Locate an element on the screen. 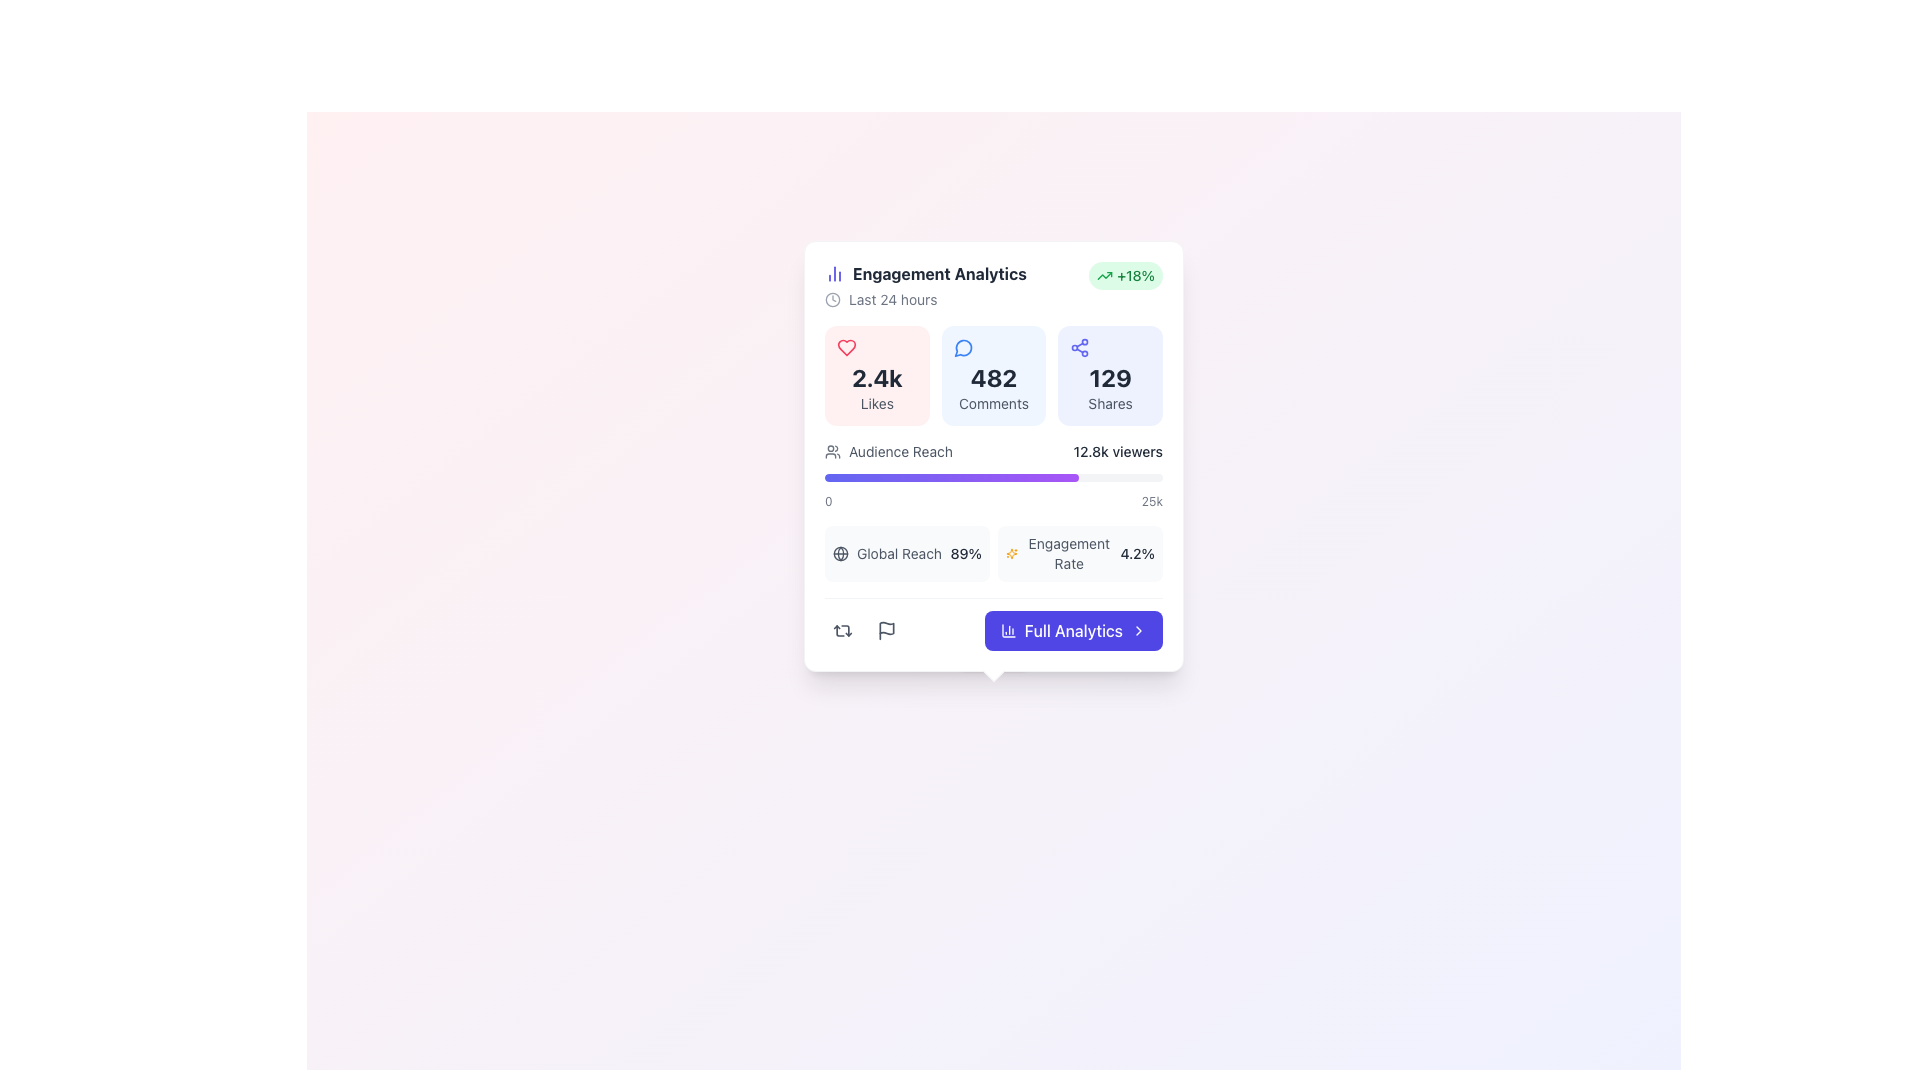  the static informational badge indicating a positive percentage change in engagement metrics, located in the top-right corner of the 'Engagement Analytics' section is located at coordinates (1126, 276).